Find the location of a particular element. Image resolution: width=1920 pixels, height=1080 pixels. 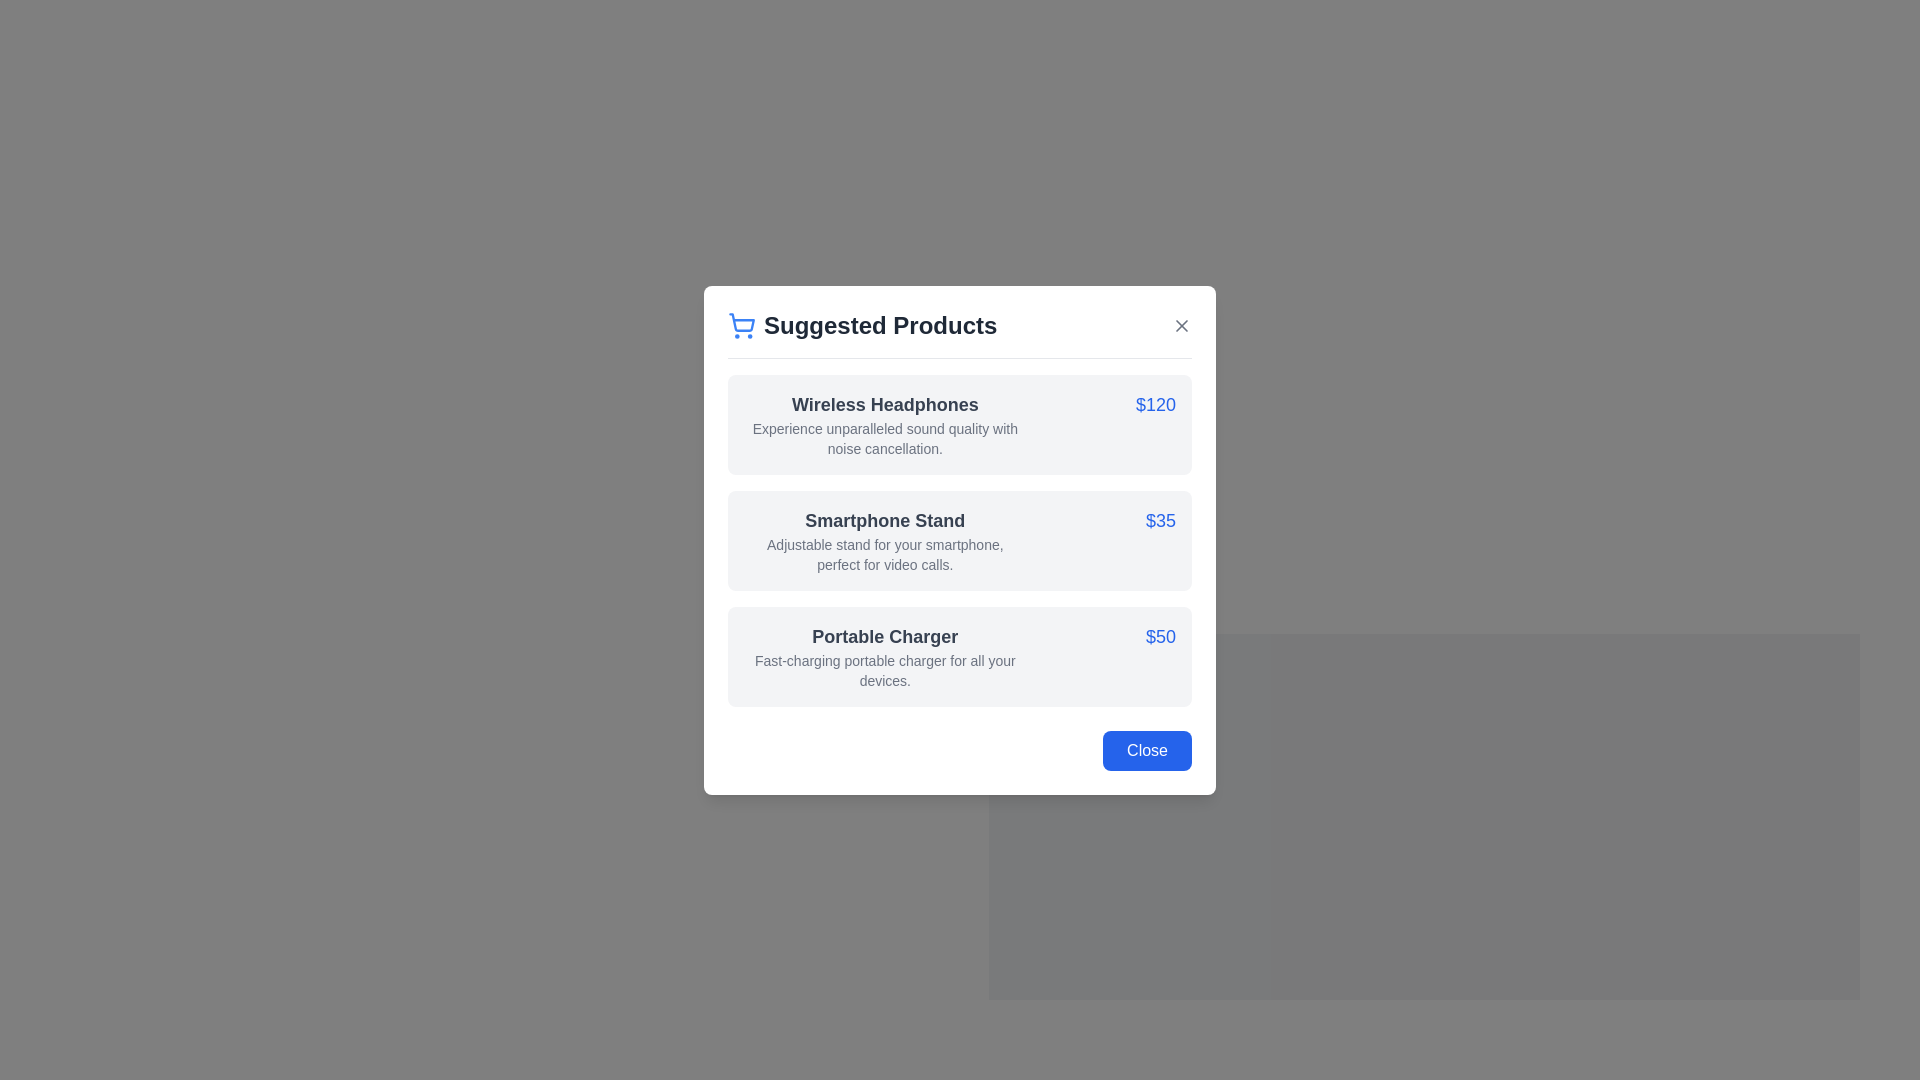

the 'Portable Charger' product card, which is the third item in the 'Suggested Products' modal, featuring a bold title, a description, and a prominent blue price is located at coordinates (960, 656).